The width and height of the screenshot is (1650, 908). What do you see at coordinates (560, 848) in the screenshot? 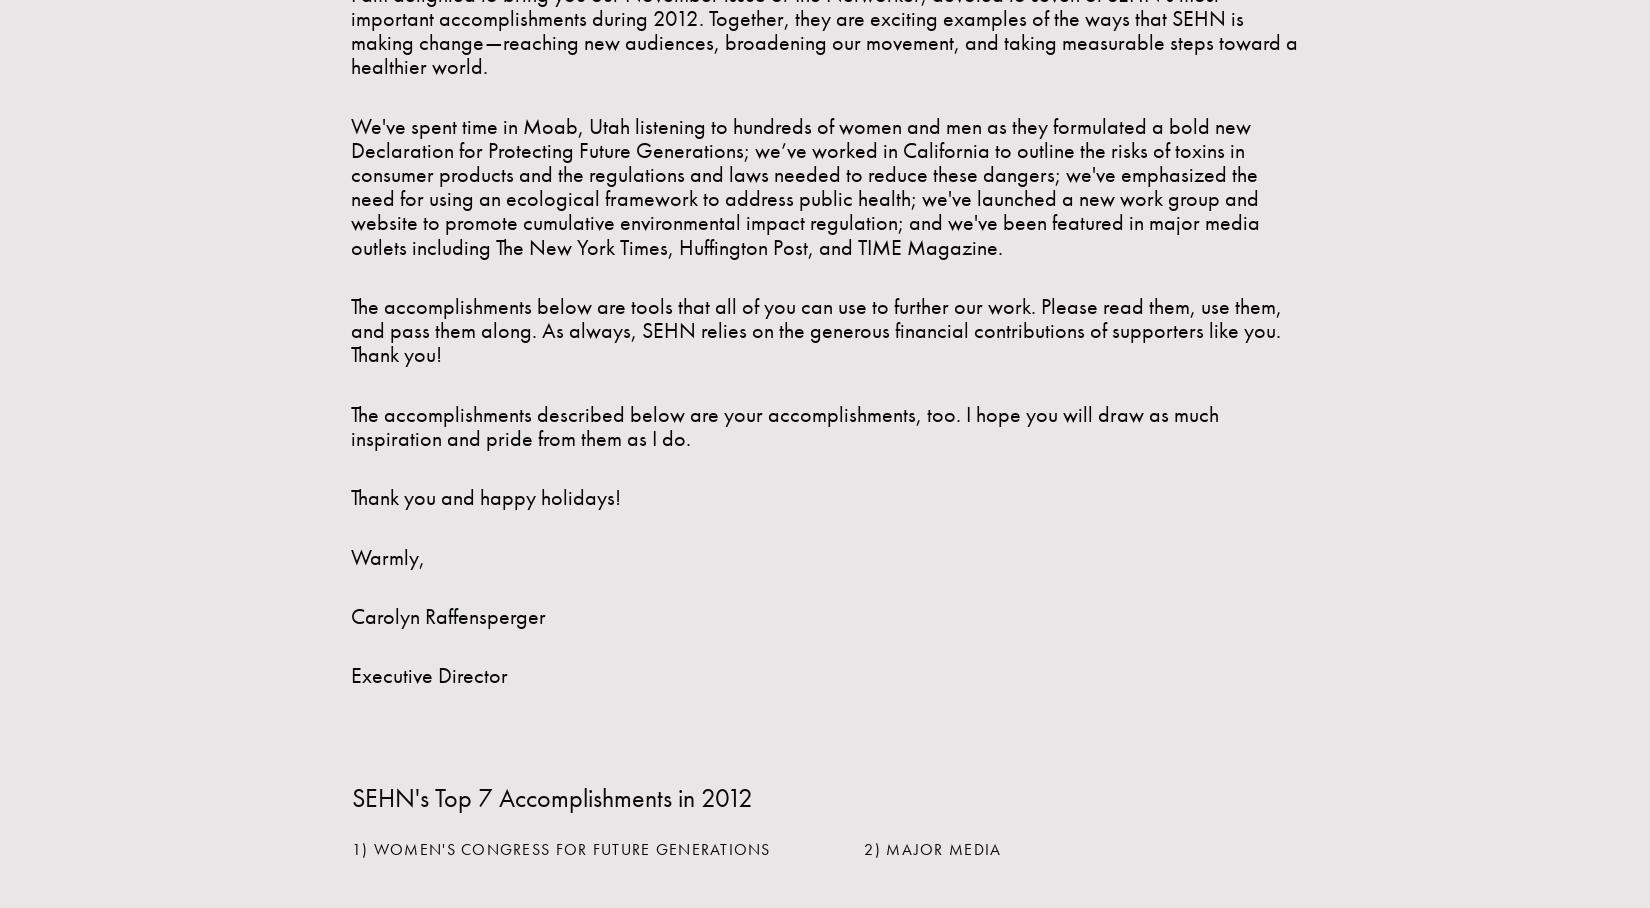
I see `'1) Women's Congress for Future Generations'` at bounding box center [560, 848].